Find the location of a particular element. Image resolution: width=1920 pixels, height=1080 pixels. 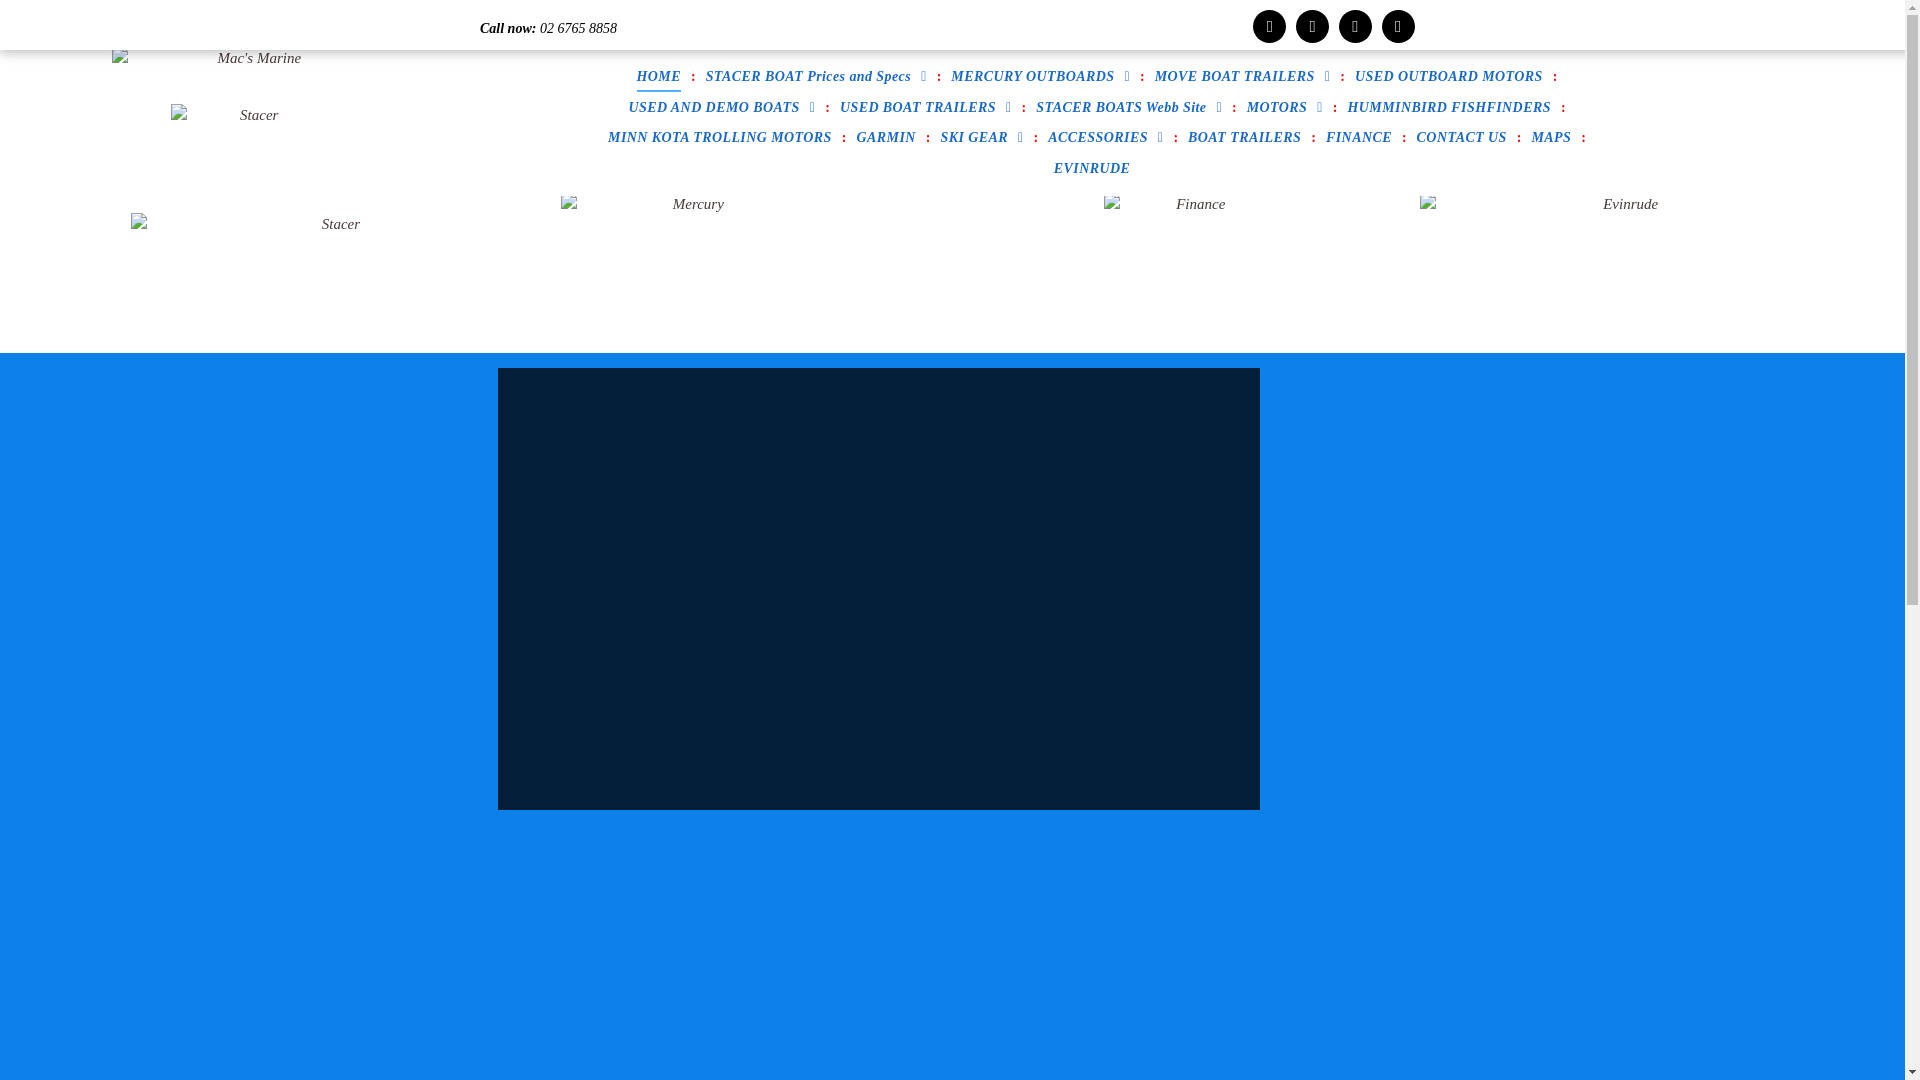

'MERCURY OUTBOARDS' is located at coordinates (1040, 76).